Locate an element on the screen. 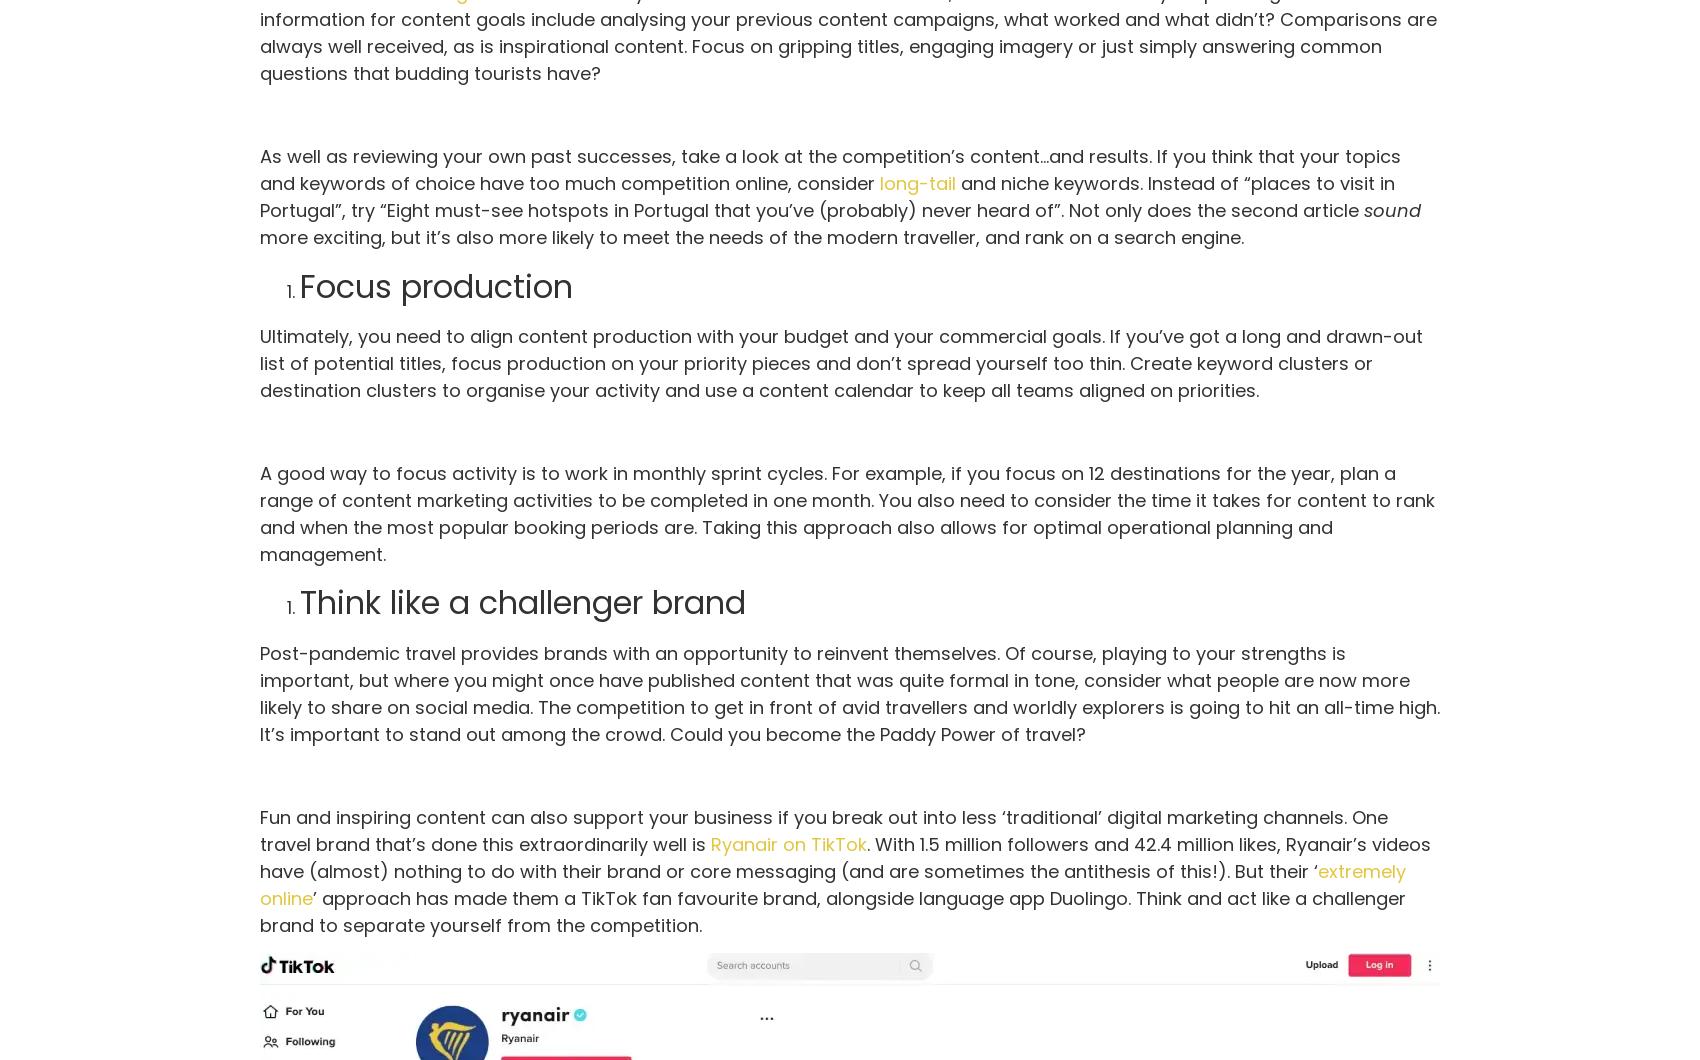 This screenshot has width=1700, height=1060. 'Ultimately, you need to align content production with your budget and your commercial goals. If you’ve got a long and drawn-out list of potential titles, focus production on your priority pieces and don’t spread yourself too thin. Create keyword clusters or destination clusters to organise your activity and use a content calendar to keep all teams aligned on priorities.' is located at coordinates (259, 363).